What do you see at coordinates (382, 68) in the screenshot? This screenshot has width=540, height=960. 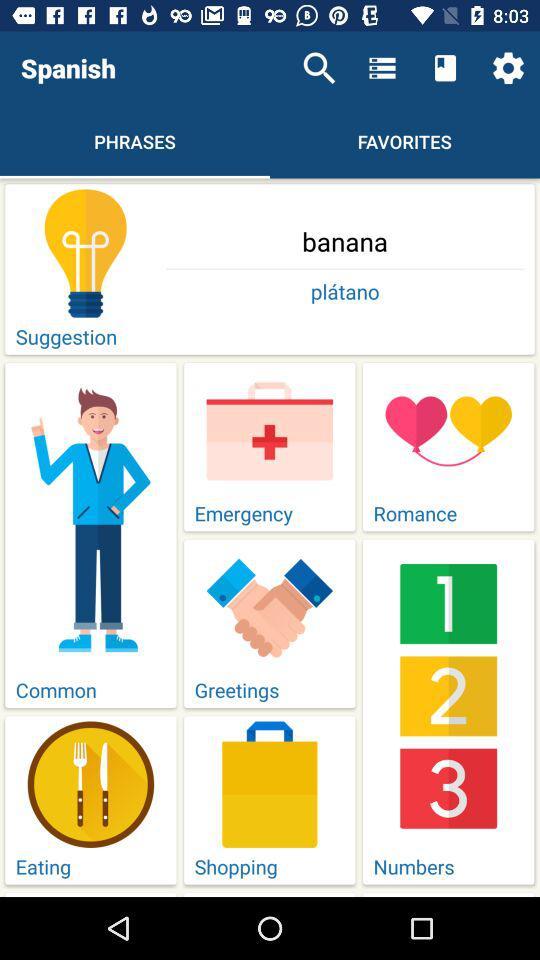 I see `item above the favorites item` at bounding box center [382, 68].